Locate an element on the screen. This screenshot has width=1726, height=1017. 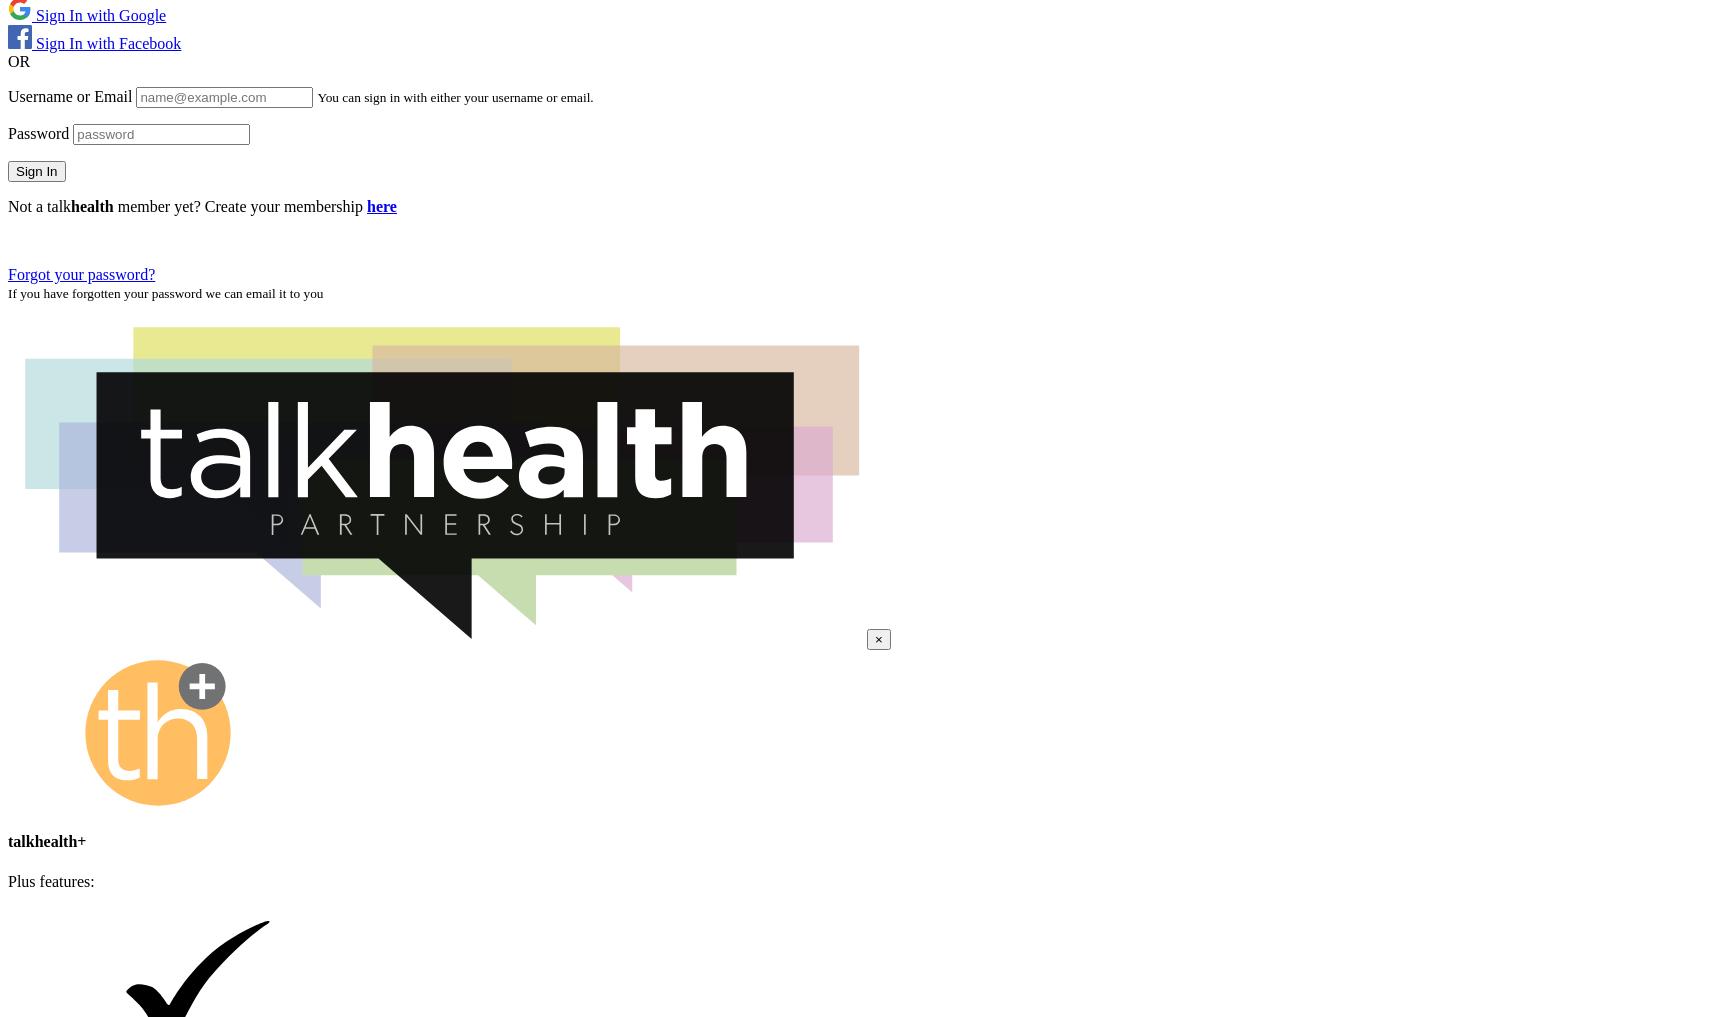
'Not a talk' is located at coordinates (39, 205).